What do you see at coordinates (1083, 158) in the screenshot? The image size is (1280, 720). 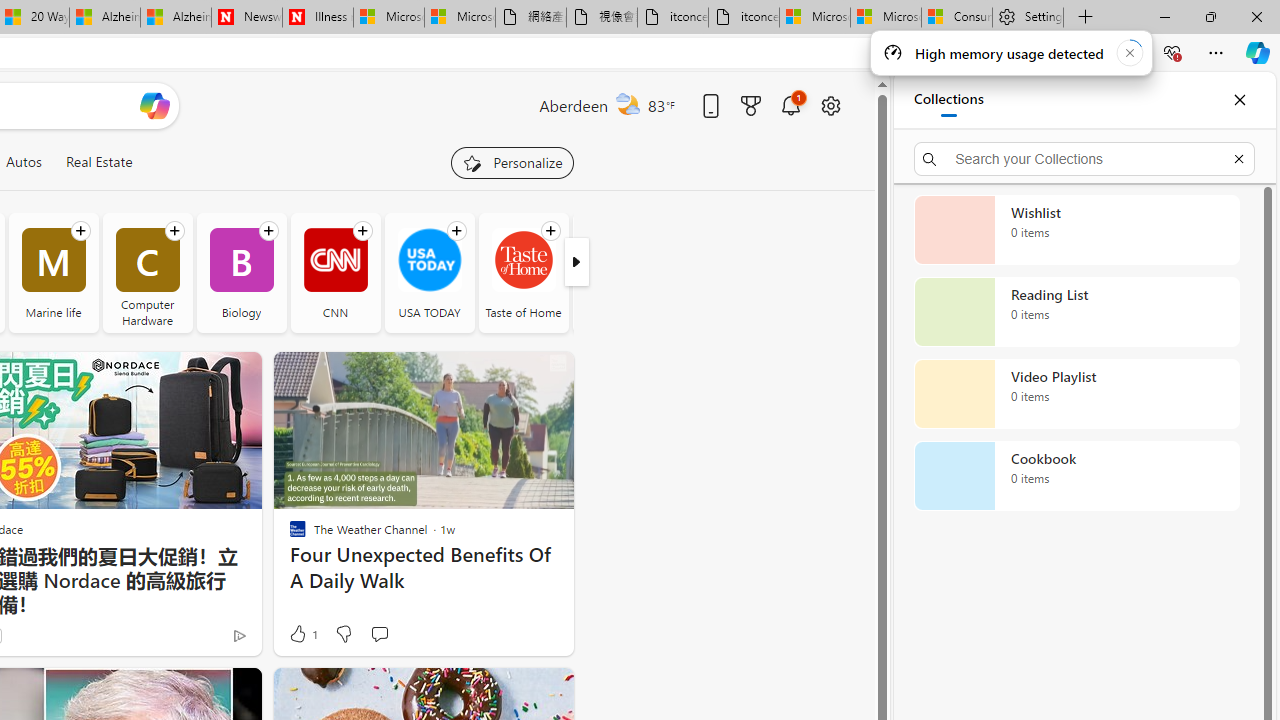 I see `'Search your Collections'` at bounding box center [1083, 158].